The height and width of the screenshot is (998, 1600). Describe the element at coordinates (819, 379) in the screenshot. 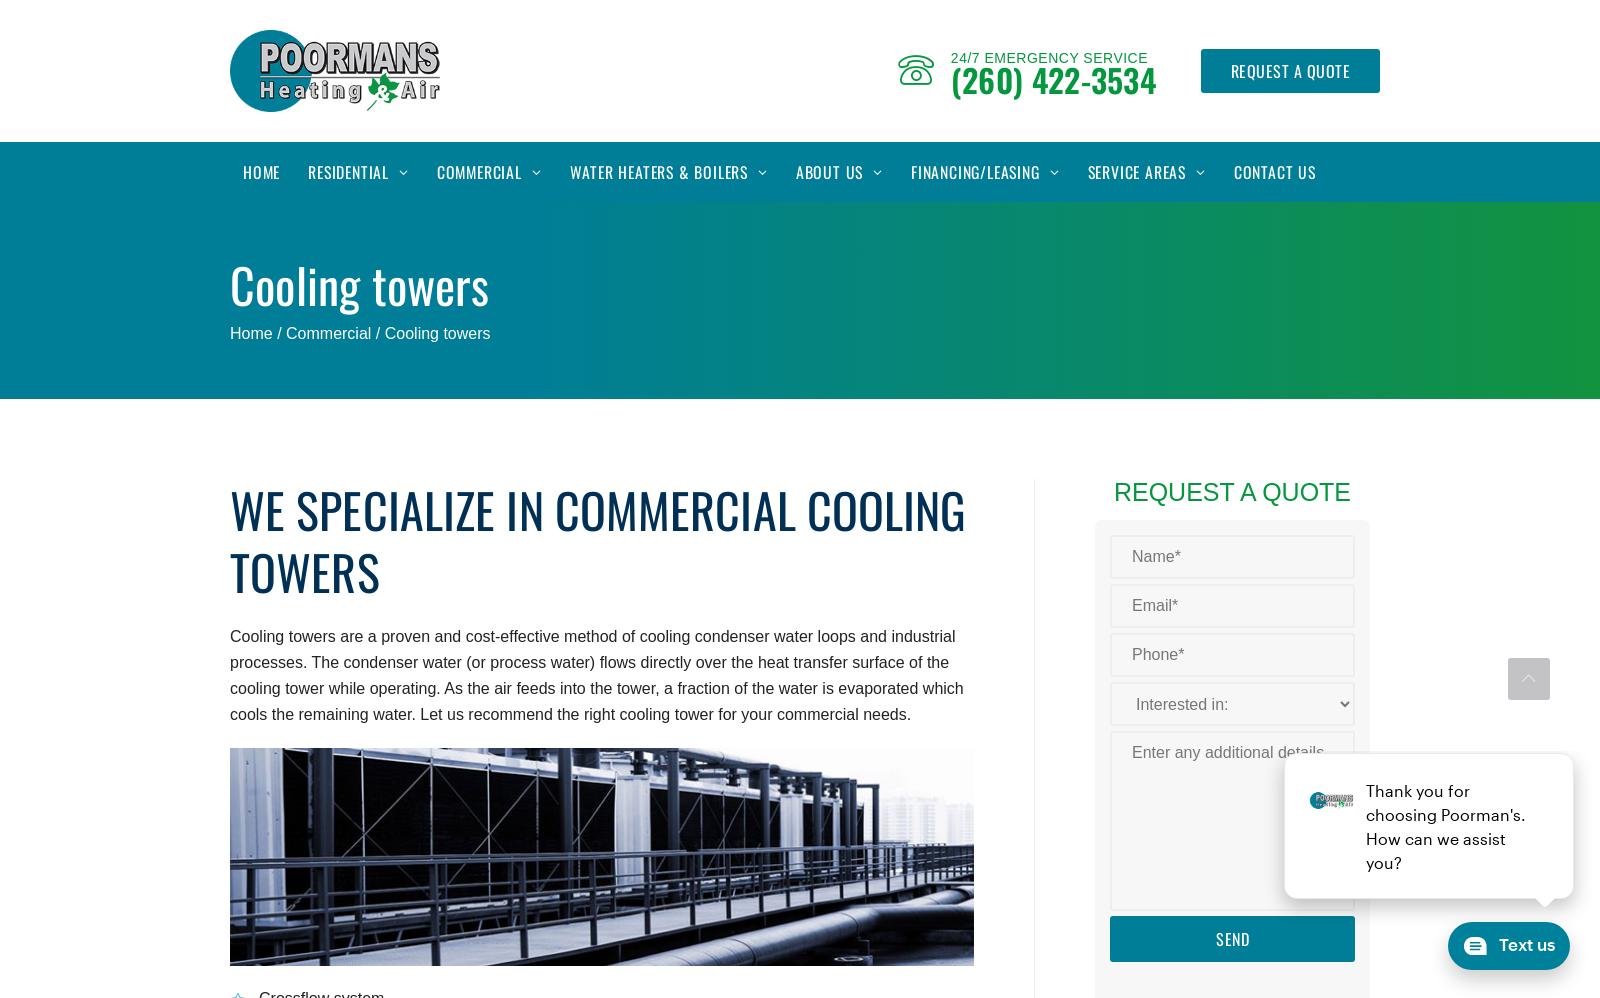

I see `'Careers'` at that location.